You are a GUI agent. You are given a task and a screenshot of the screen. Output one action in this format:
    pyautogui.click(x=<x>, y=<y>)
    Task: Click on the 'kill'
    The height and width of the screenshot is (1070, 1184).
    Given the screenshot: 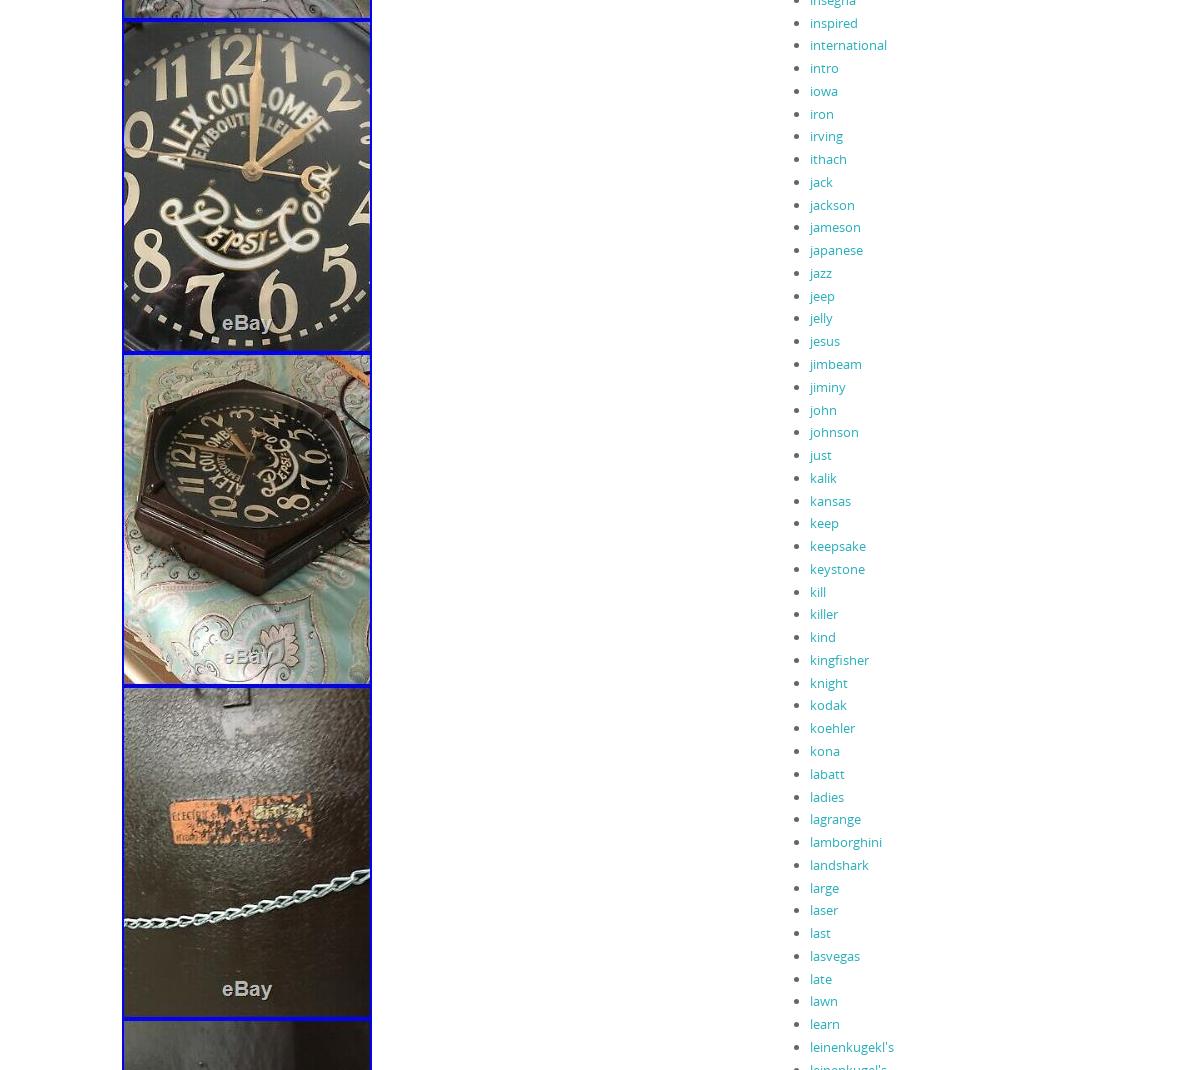 What is the action you would take?
    pyautogui.click(x=816, y=589)
    